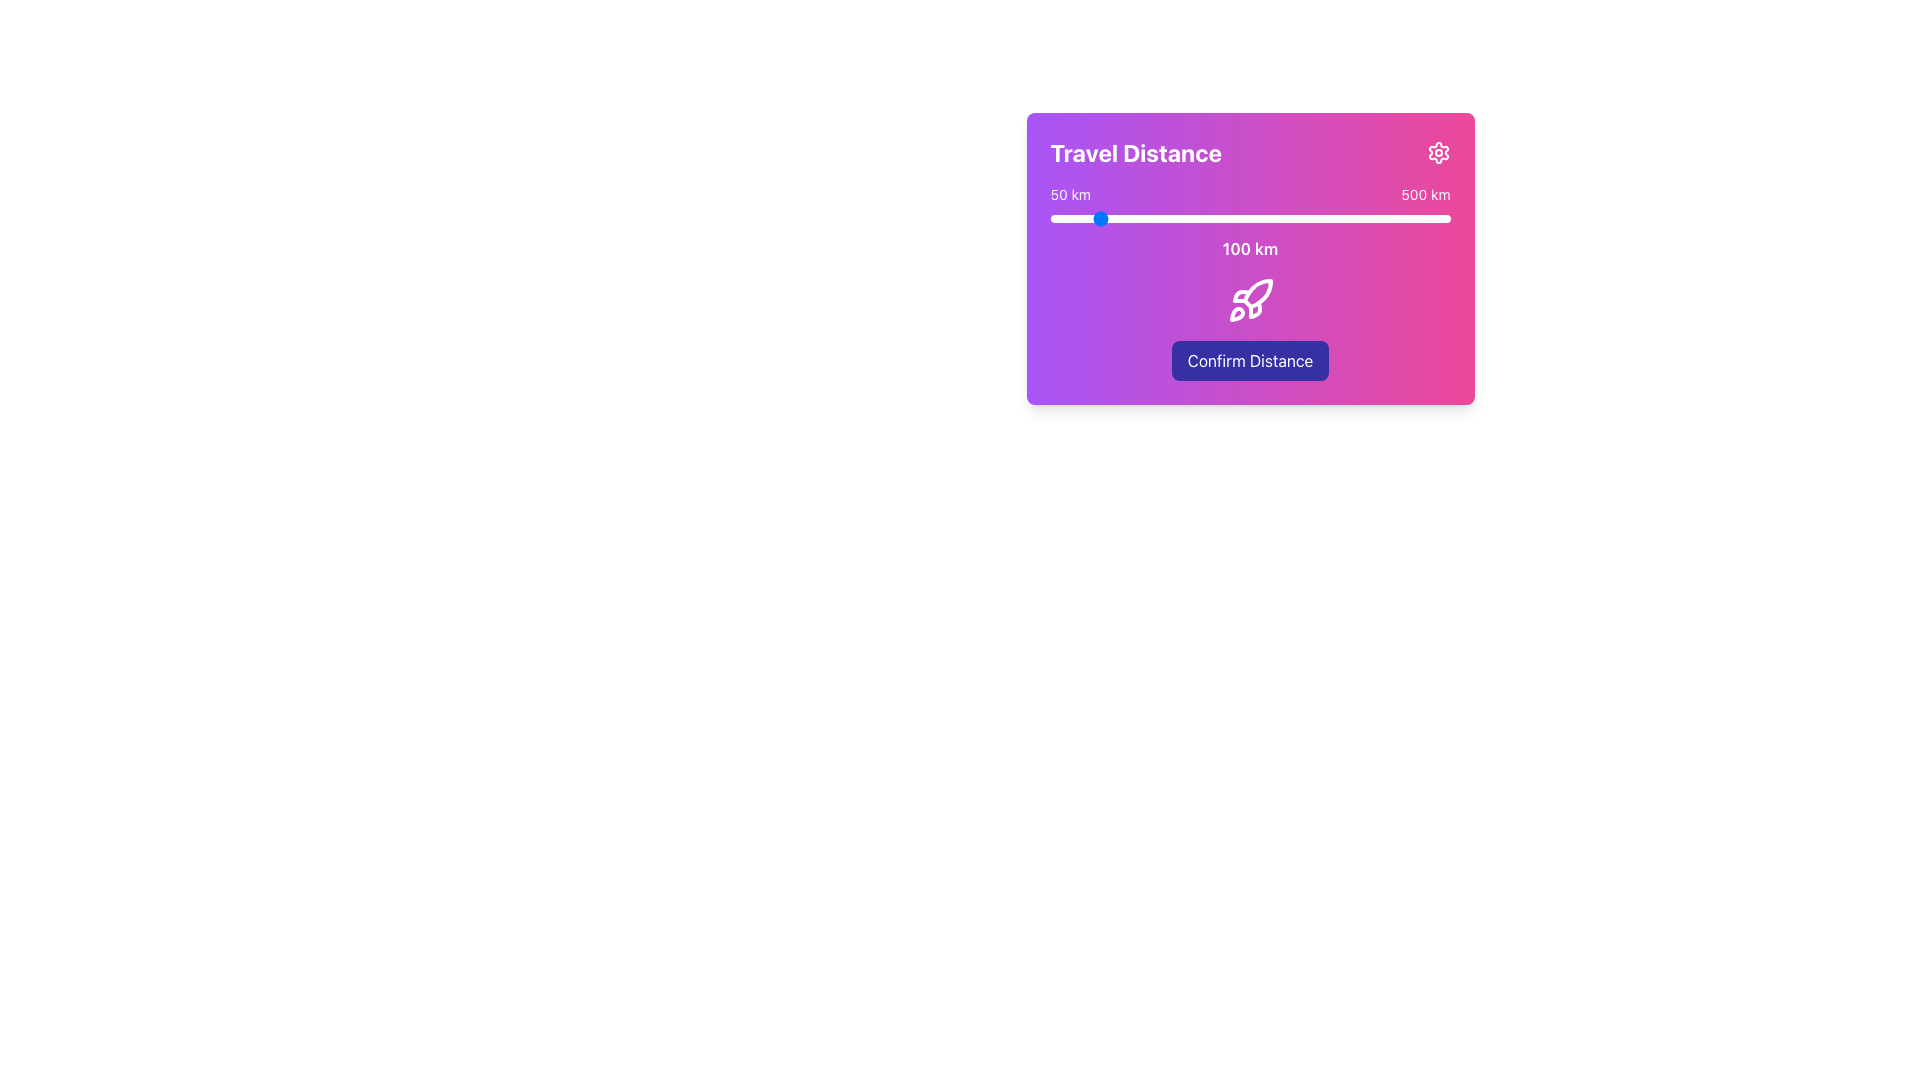  I want to click on the settings icon, which resembles a cogwheel and is located at the top-right corner of the 'Travel Distance' card, so click(1437, 152).